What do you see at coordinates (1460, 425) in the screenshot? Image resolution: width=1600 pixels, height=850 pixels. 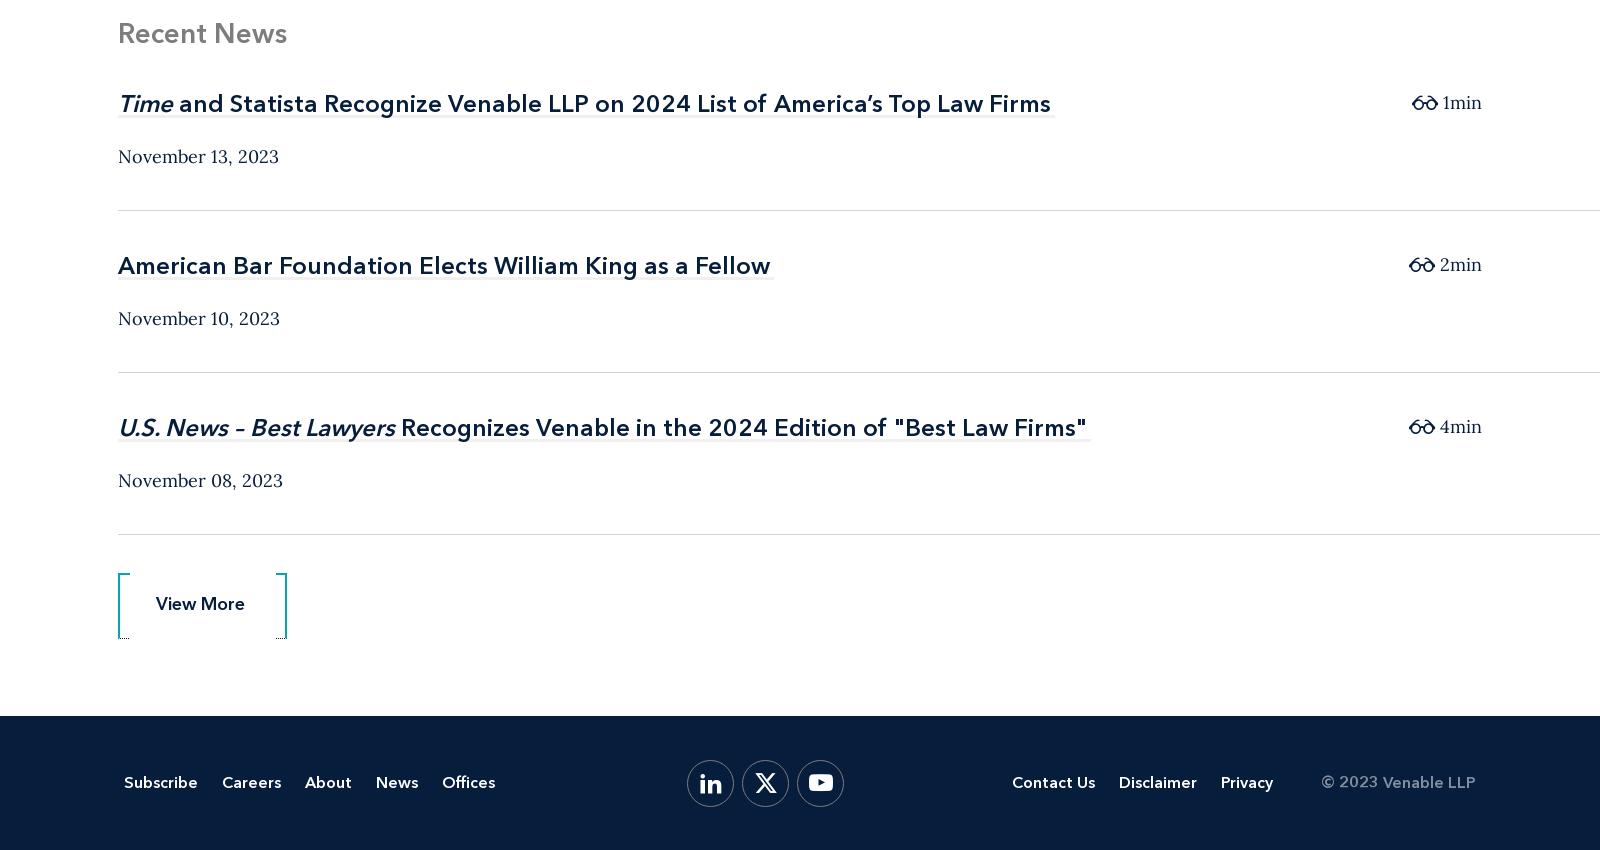 I see `'4min'` at bounding box center [1460, 425].